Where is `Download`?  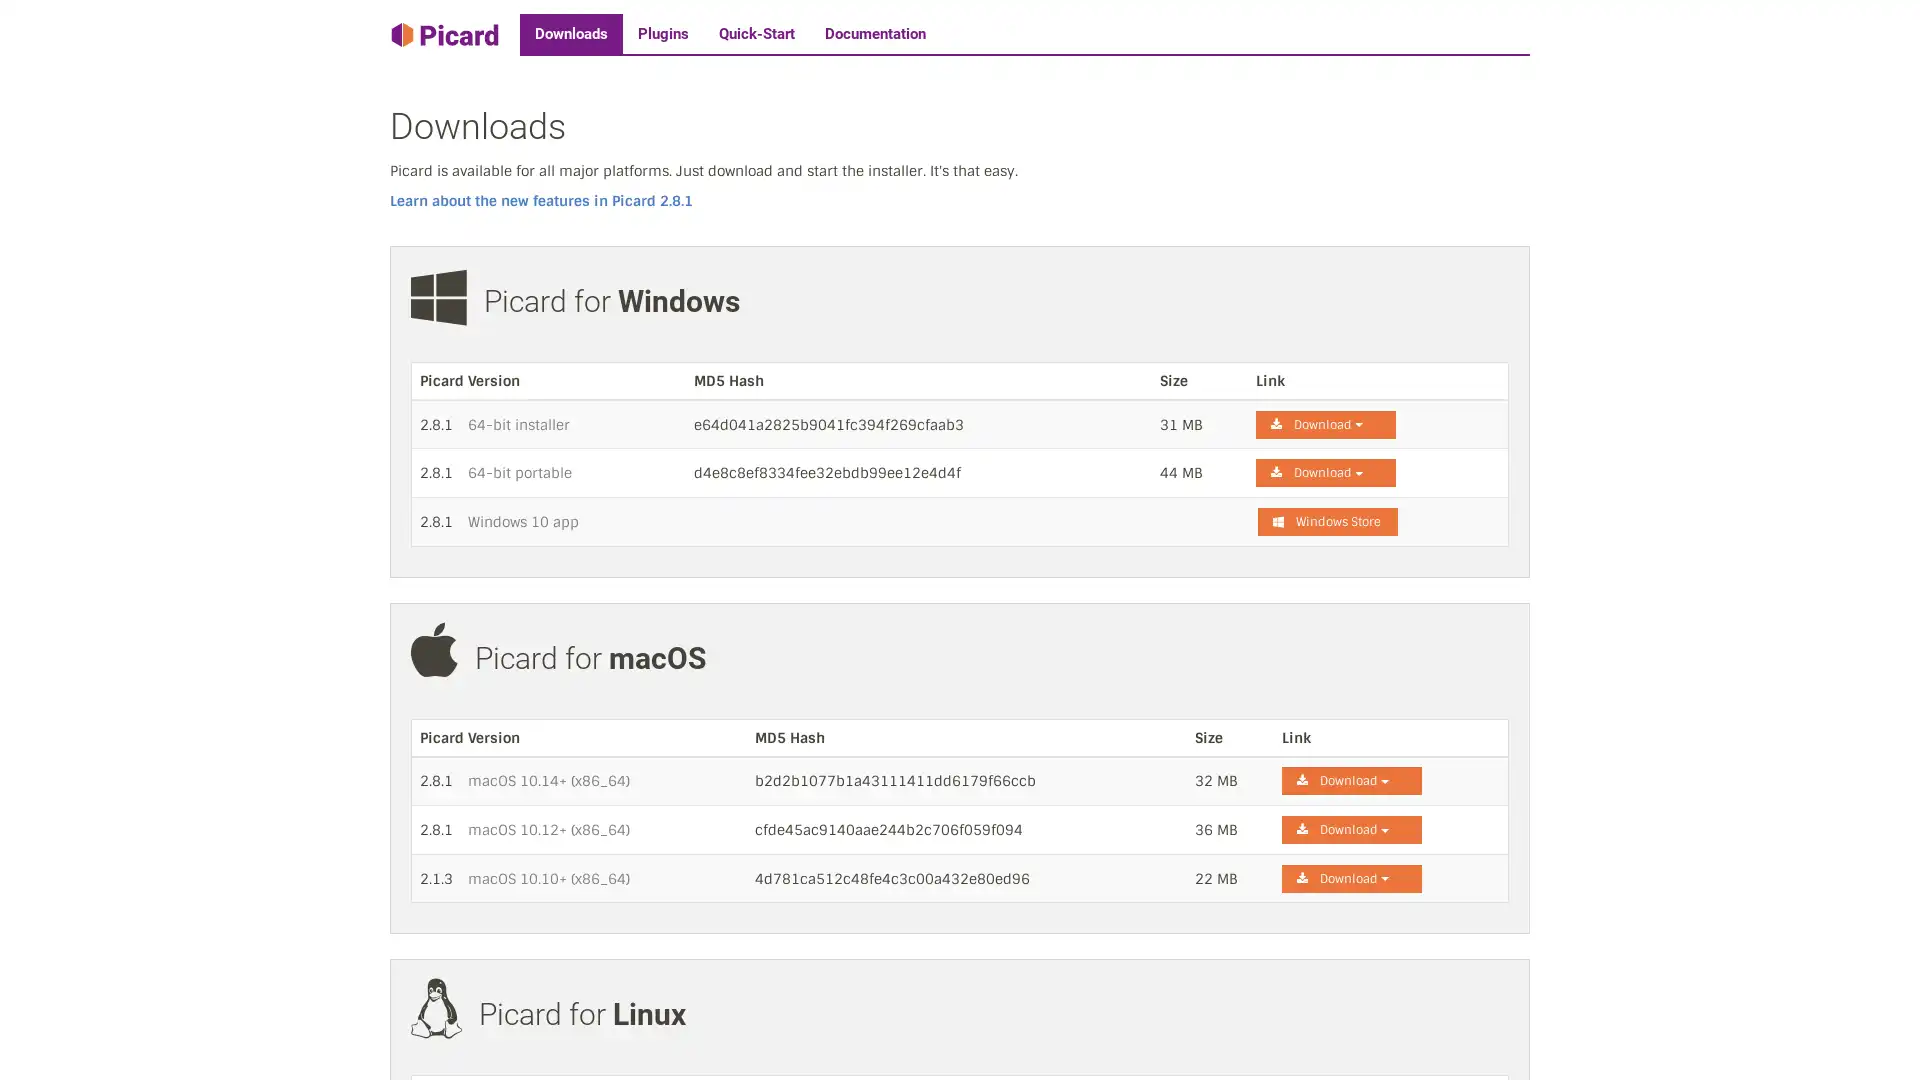
Download is located at coordinates (1352, 779).